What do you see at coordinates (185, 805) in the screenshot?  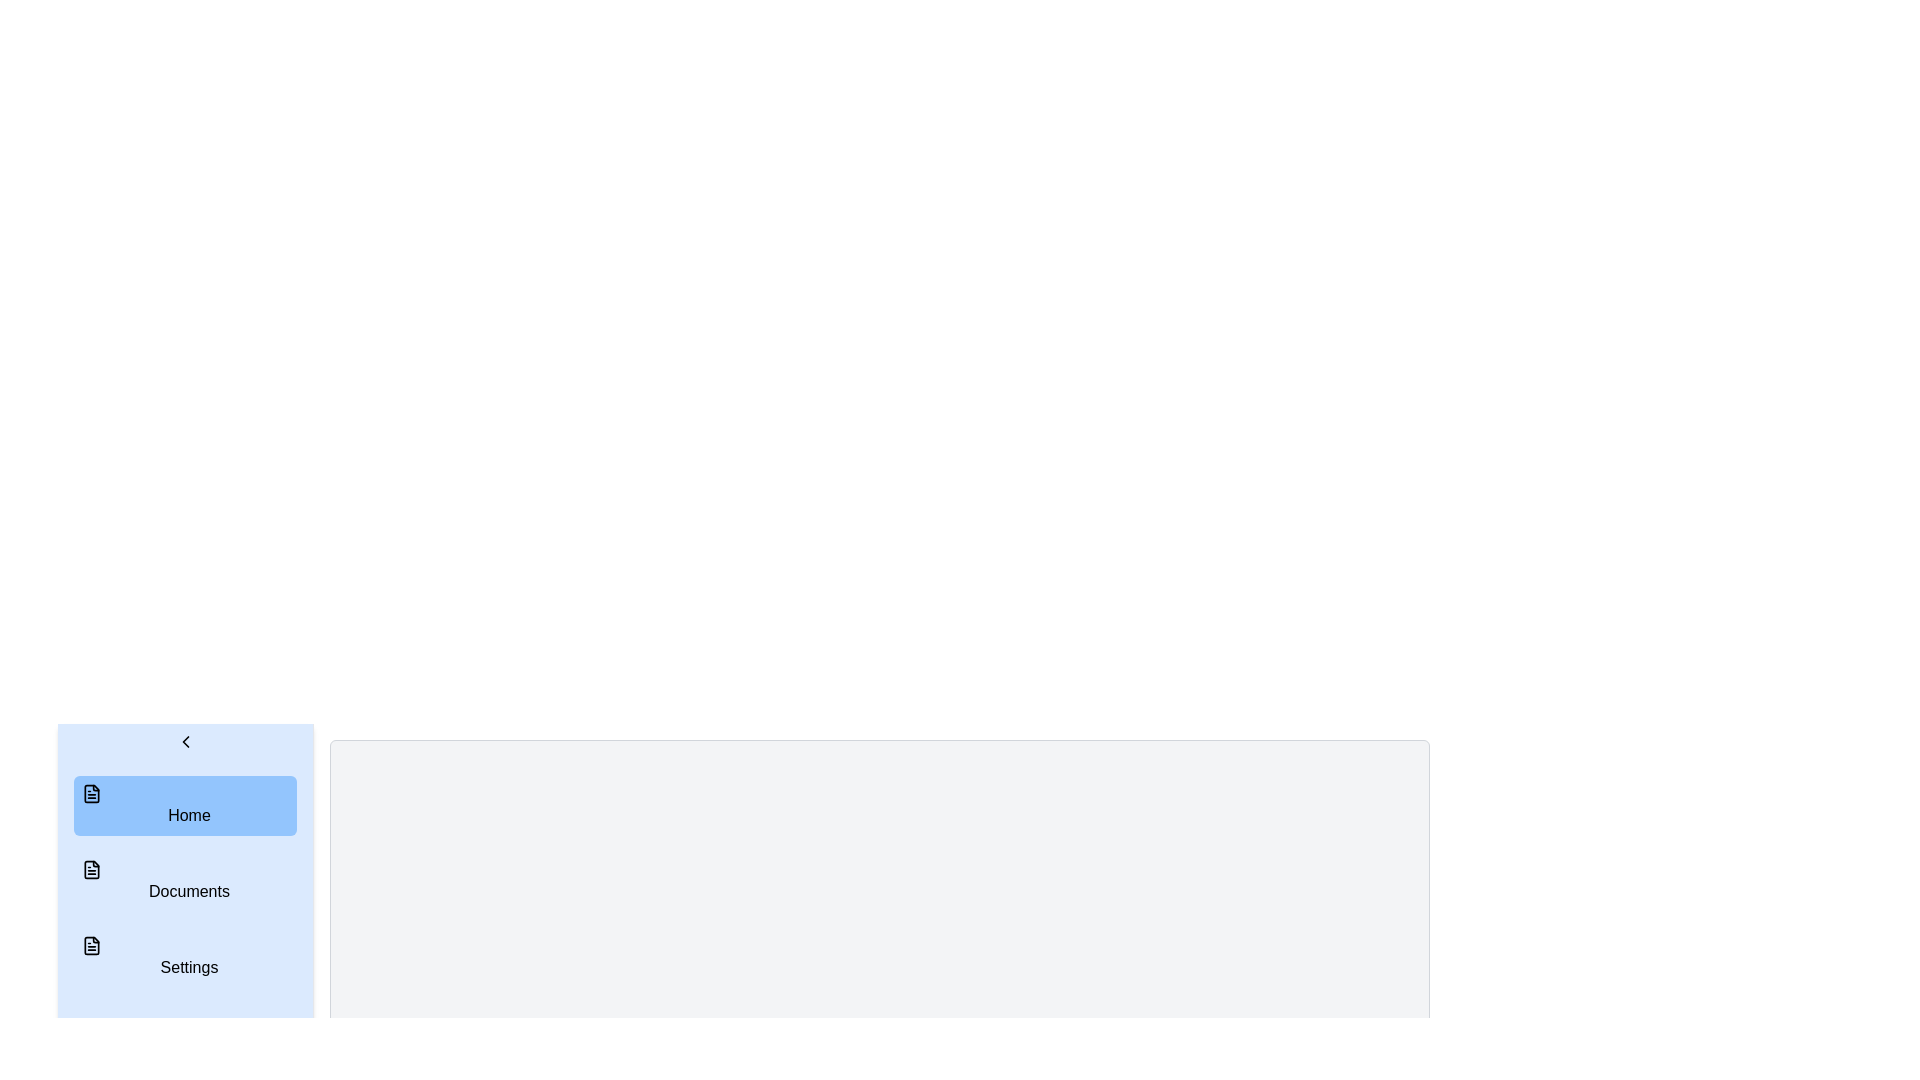 I see `the home navigation button located in the left-side navigation panel` at bounding box center [185, 805].